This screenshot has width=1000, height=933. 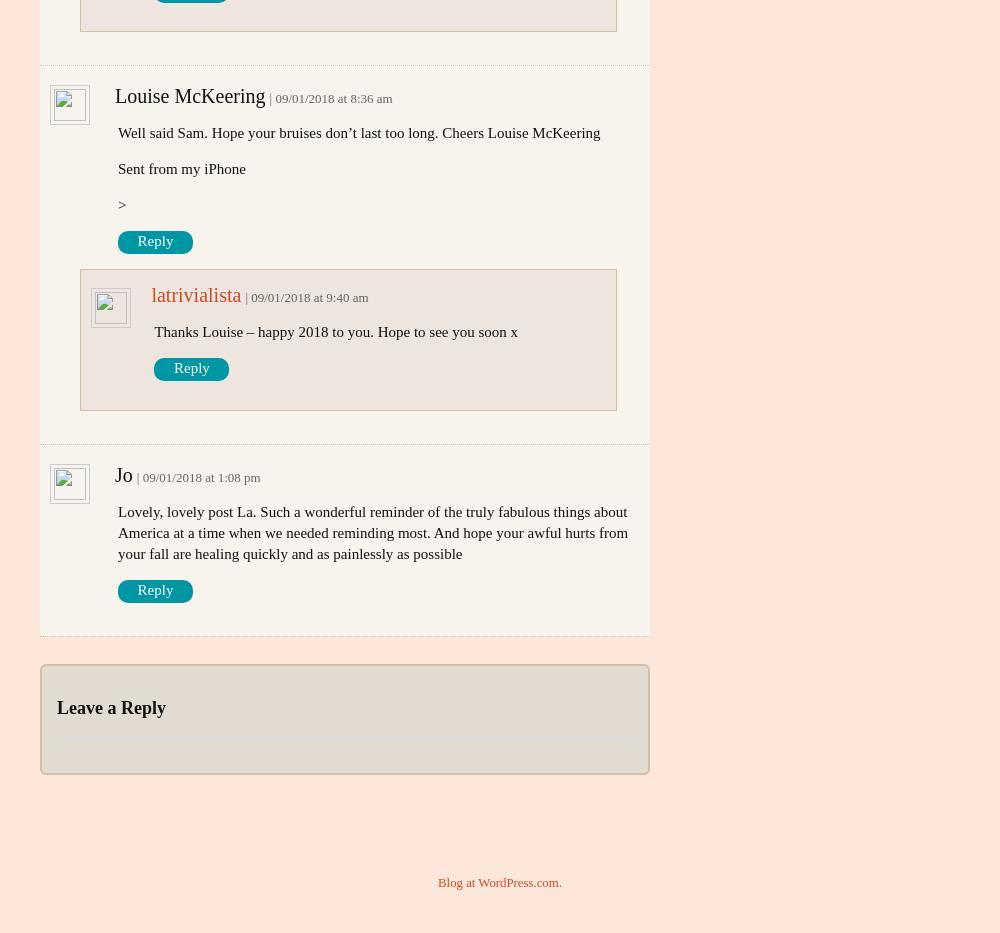 I want to click on '09/01/2018 at 9:40 am', so click(x=251, y=297).